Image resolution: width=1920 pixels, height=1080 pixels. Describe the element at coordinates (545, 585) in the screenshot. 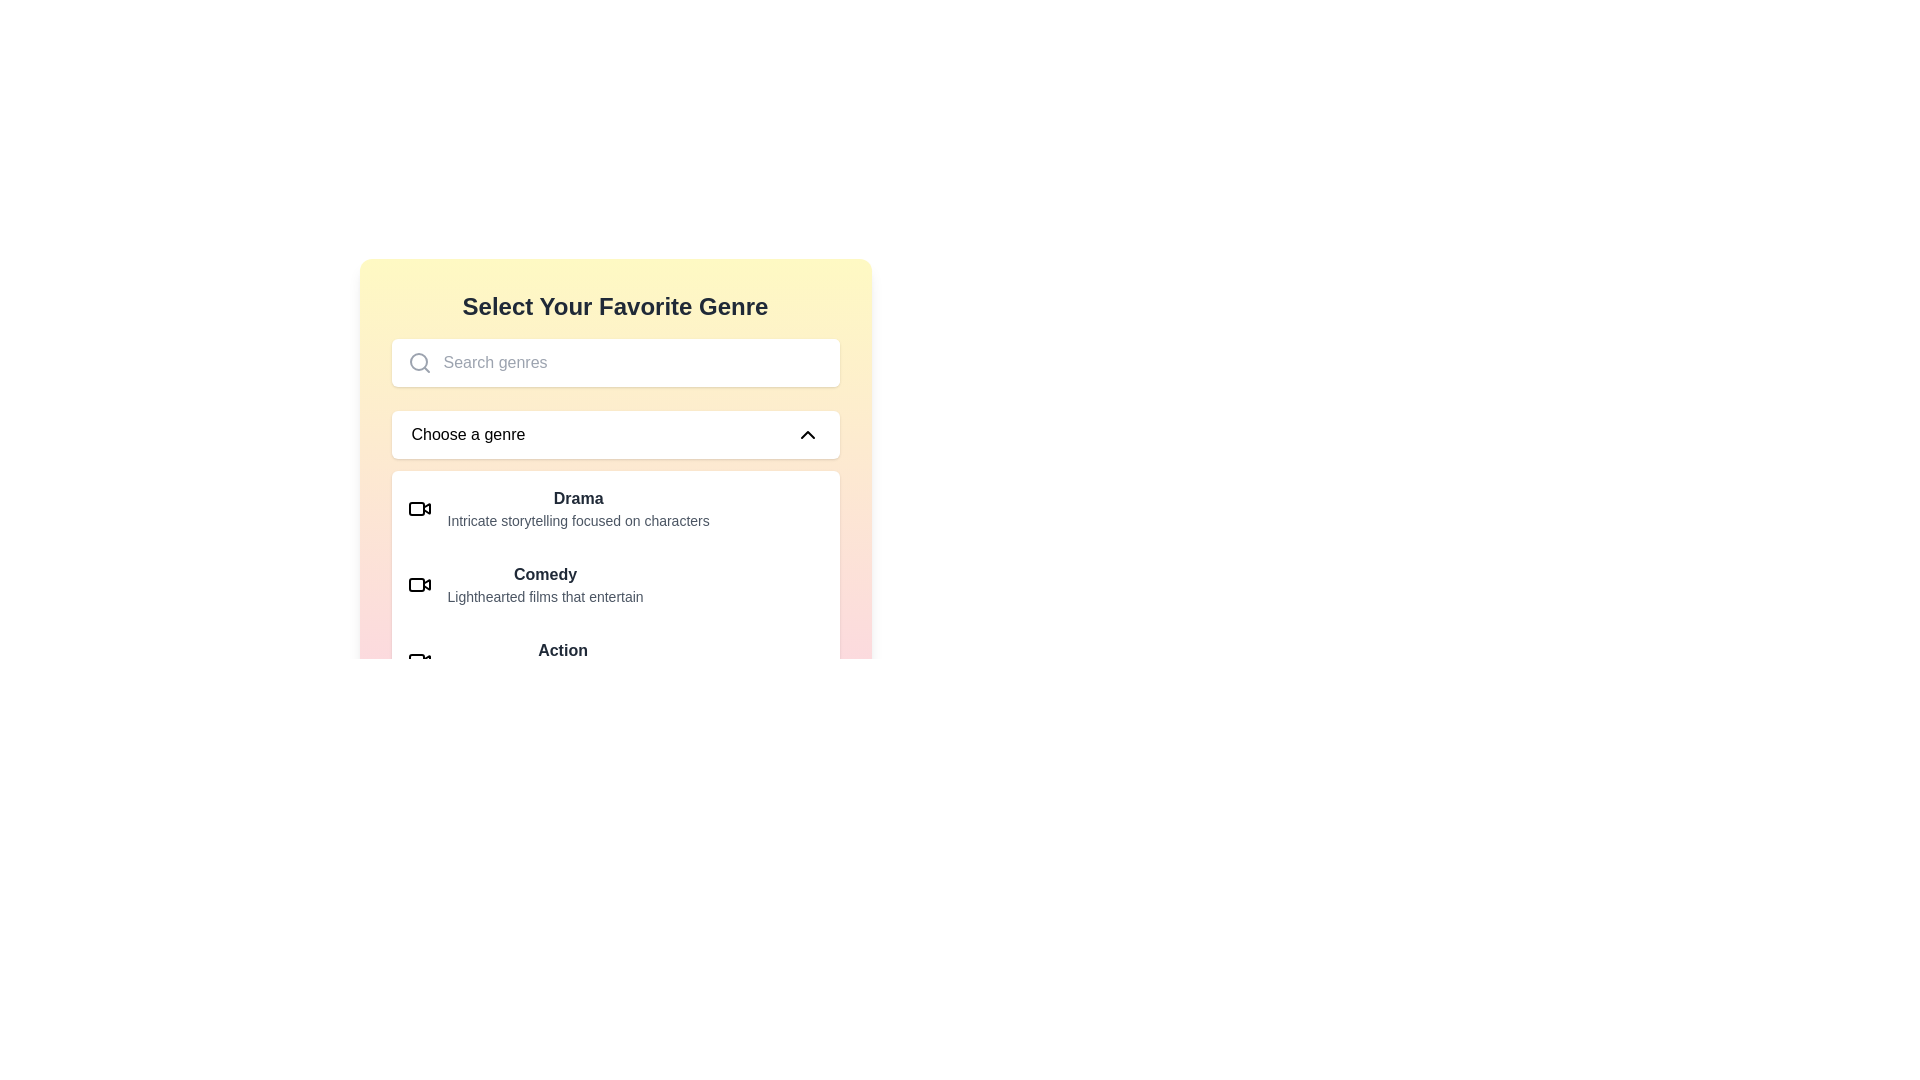

I see `the List item labeled 'Comedy' with the subtitle 'Lighthearted films that entertain'` at that location.